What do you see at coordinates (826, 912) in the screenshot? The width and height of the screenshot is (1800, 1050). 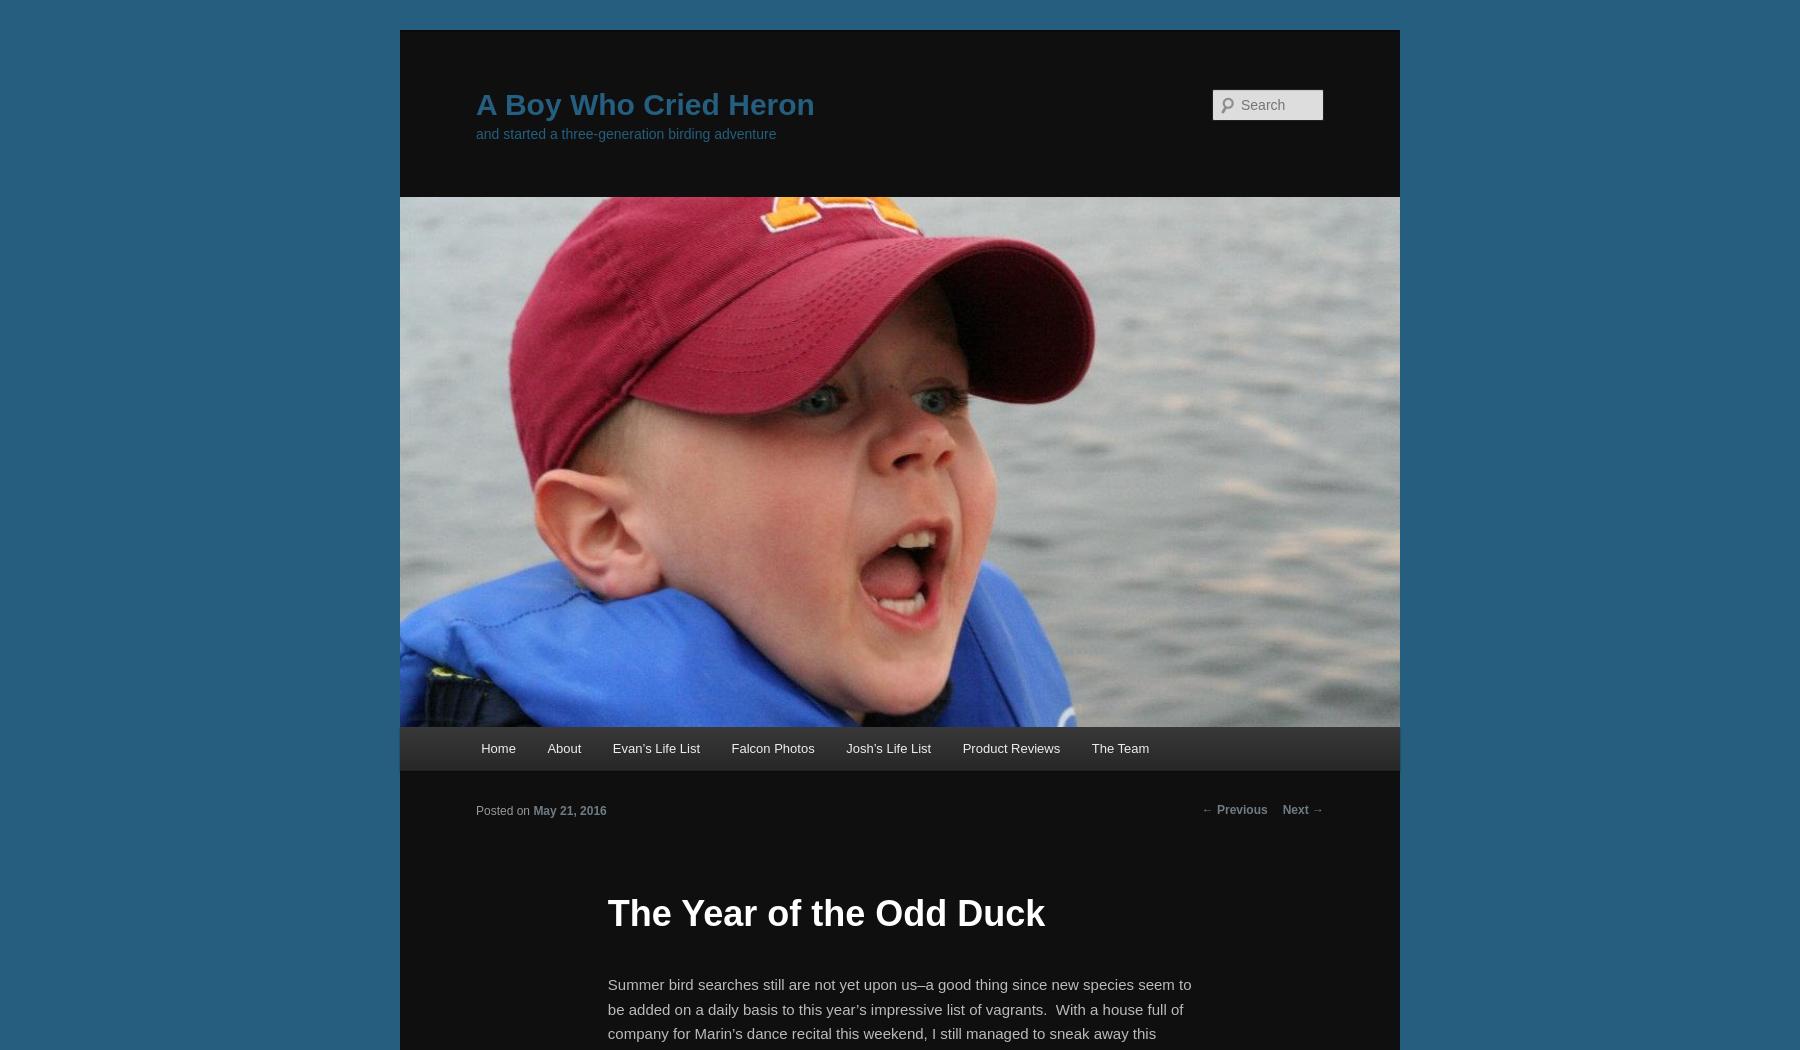 I see `'The Year of the Odd Duck'` at bounding box center [826, 912].